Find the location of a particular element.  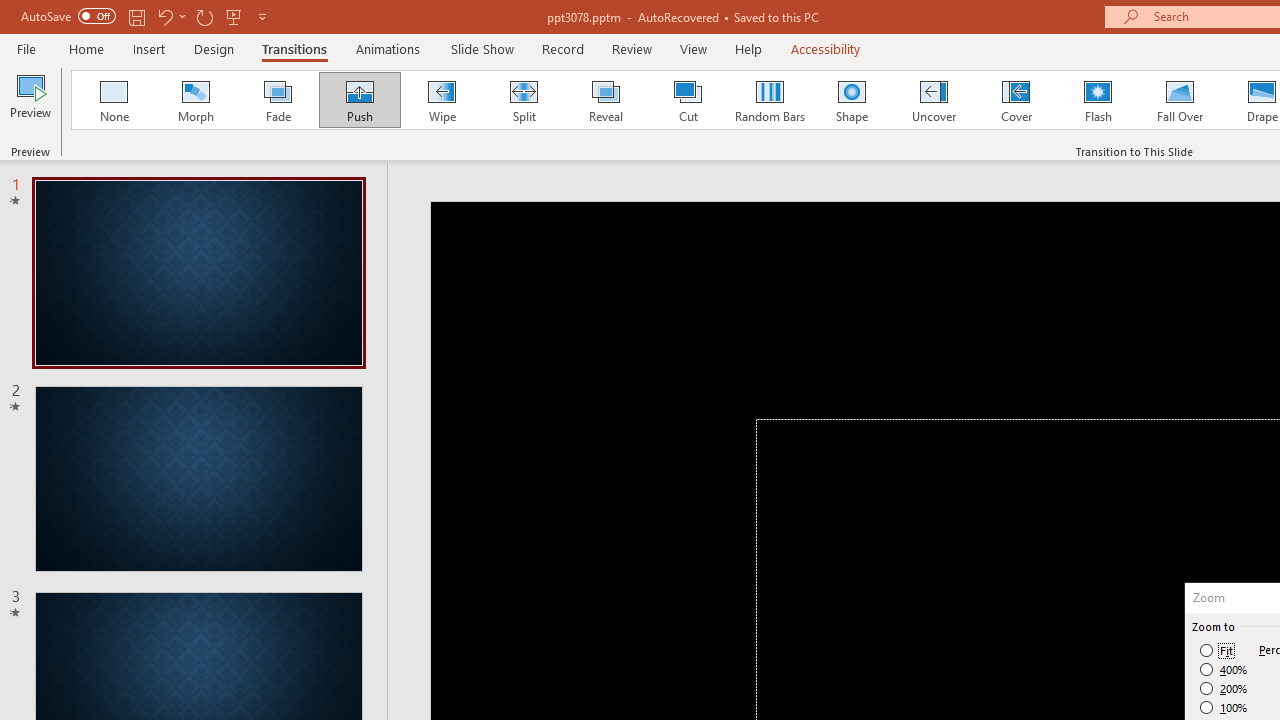

'Fade' is located at coordinates (276, 100).